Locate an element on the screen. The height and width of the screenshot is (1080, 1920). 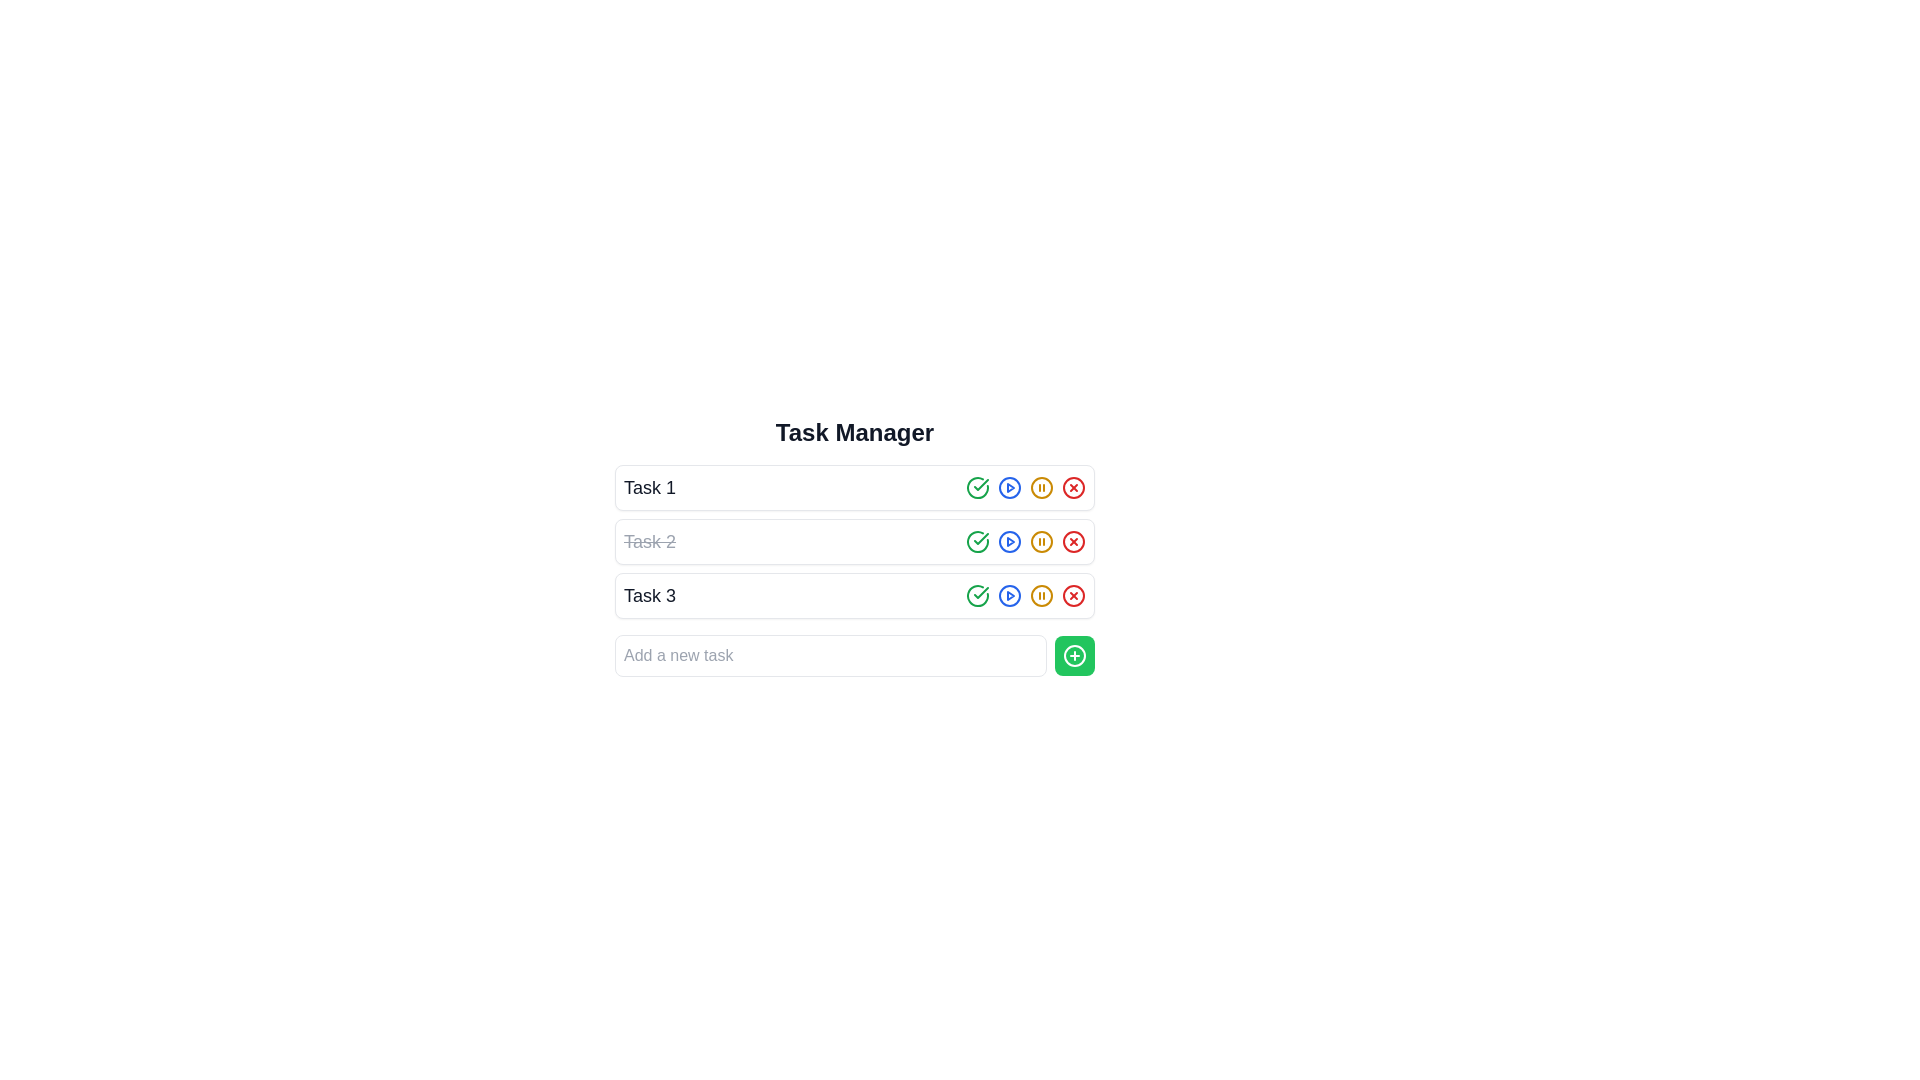
the delete button located at the far right end of the row corresponding to 'Task 1' is located at coordinates (1073, 488).